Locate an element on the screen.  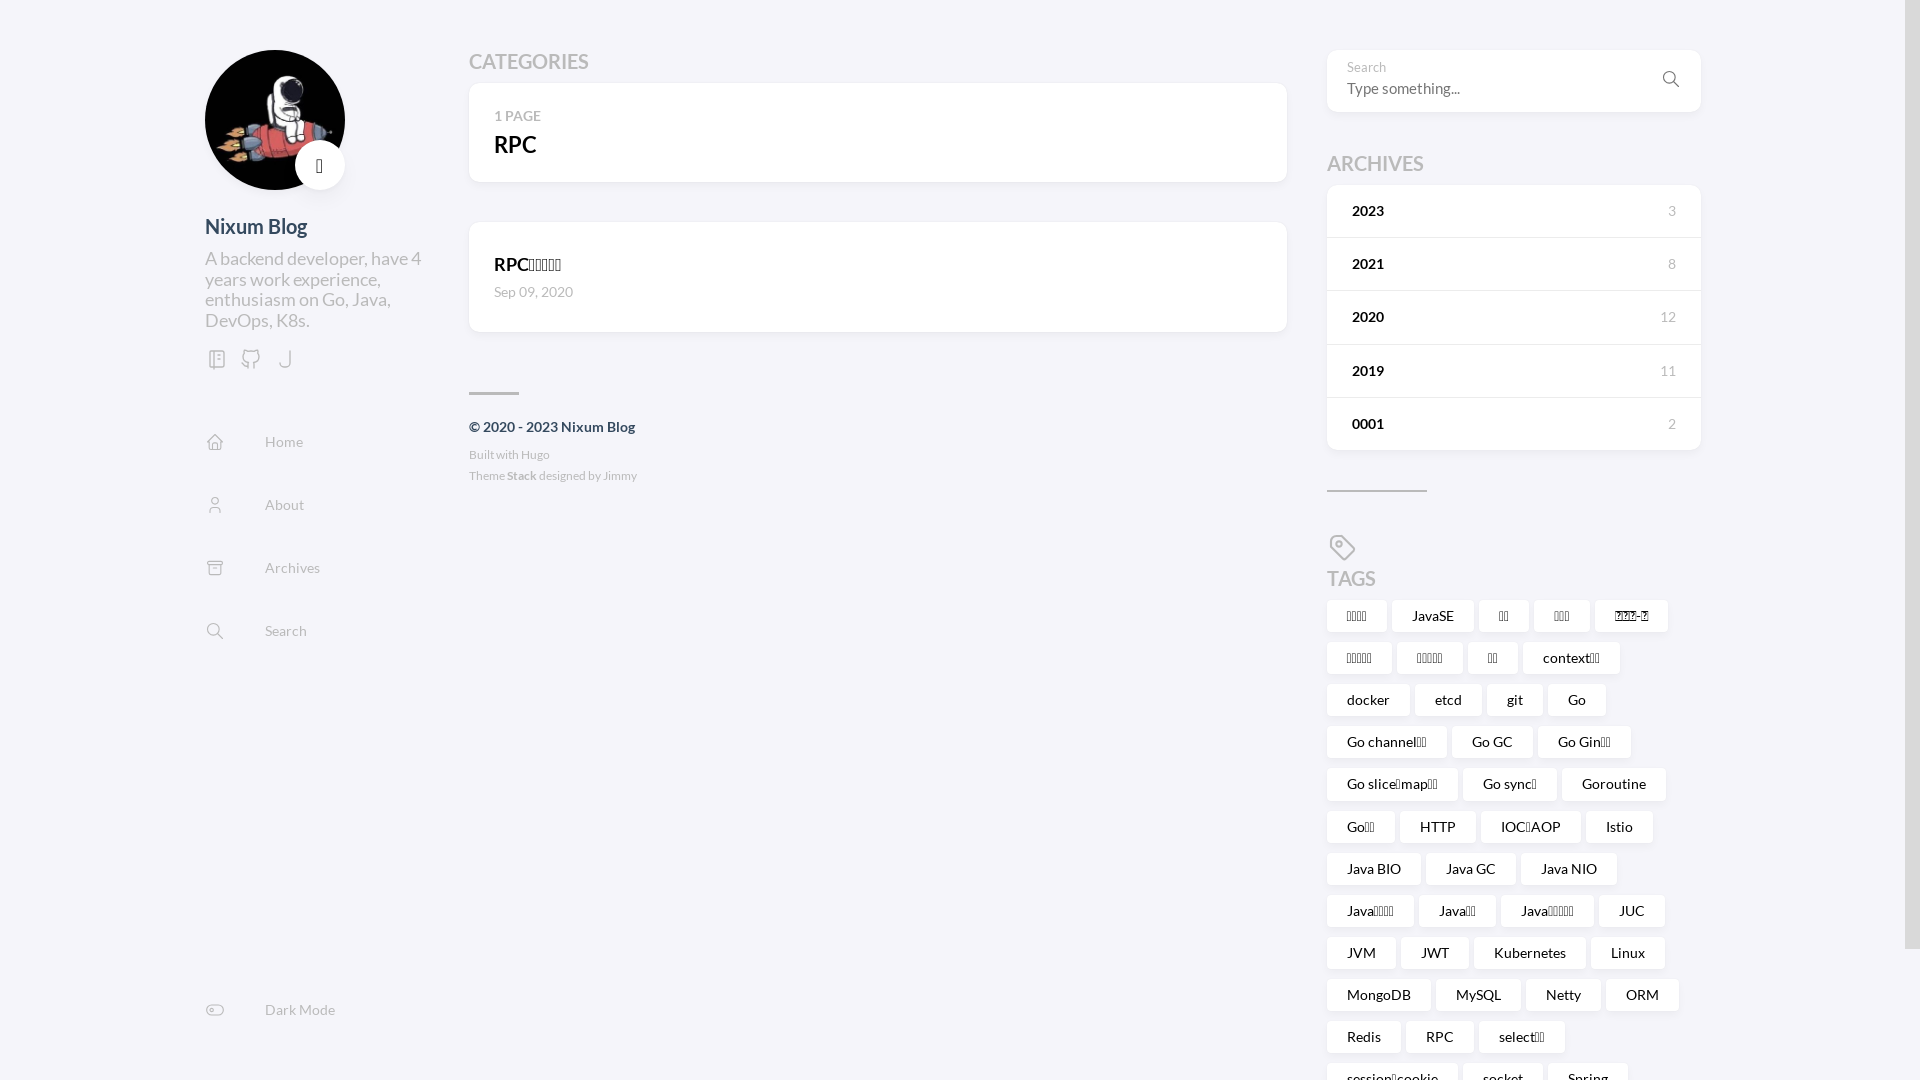
'Go GC' is located at coordinates (1492, 741).